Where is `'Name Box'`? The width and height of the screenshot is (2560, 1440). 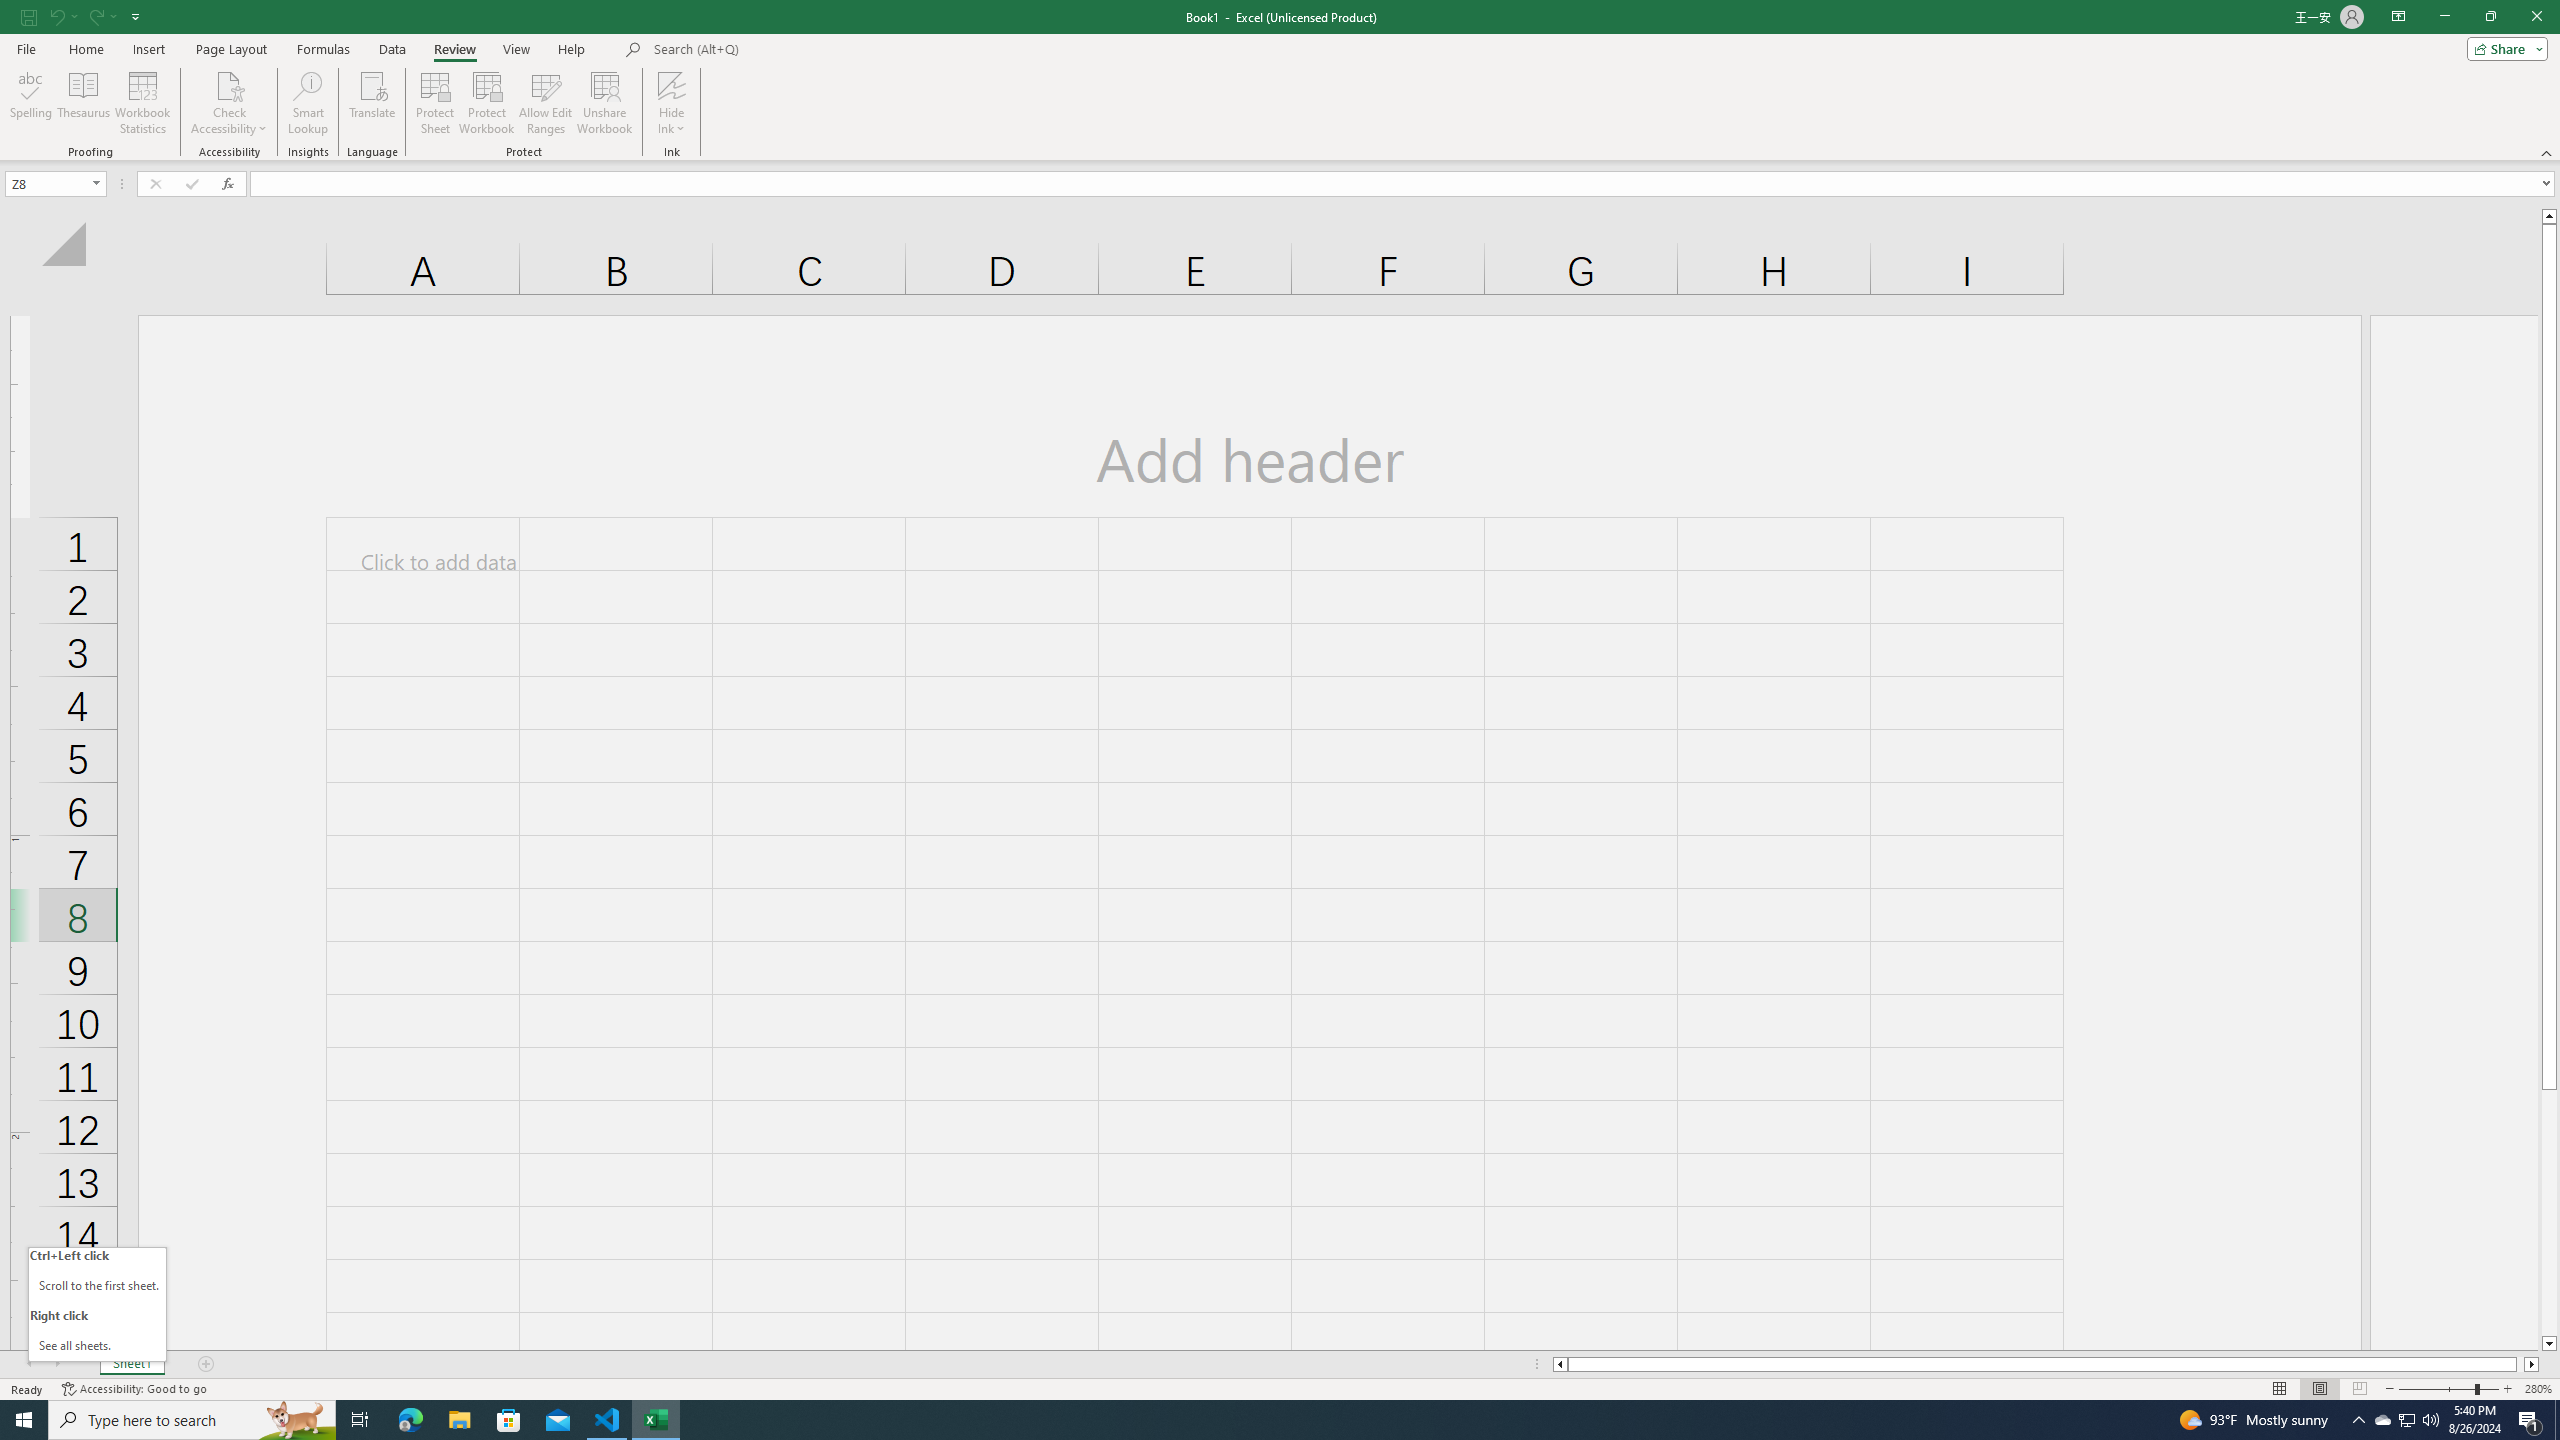
'Name Box' is located at coordinates (54, 183).